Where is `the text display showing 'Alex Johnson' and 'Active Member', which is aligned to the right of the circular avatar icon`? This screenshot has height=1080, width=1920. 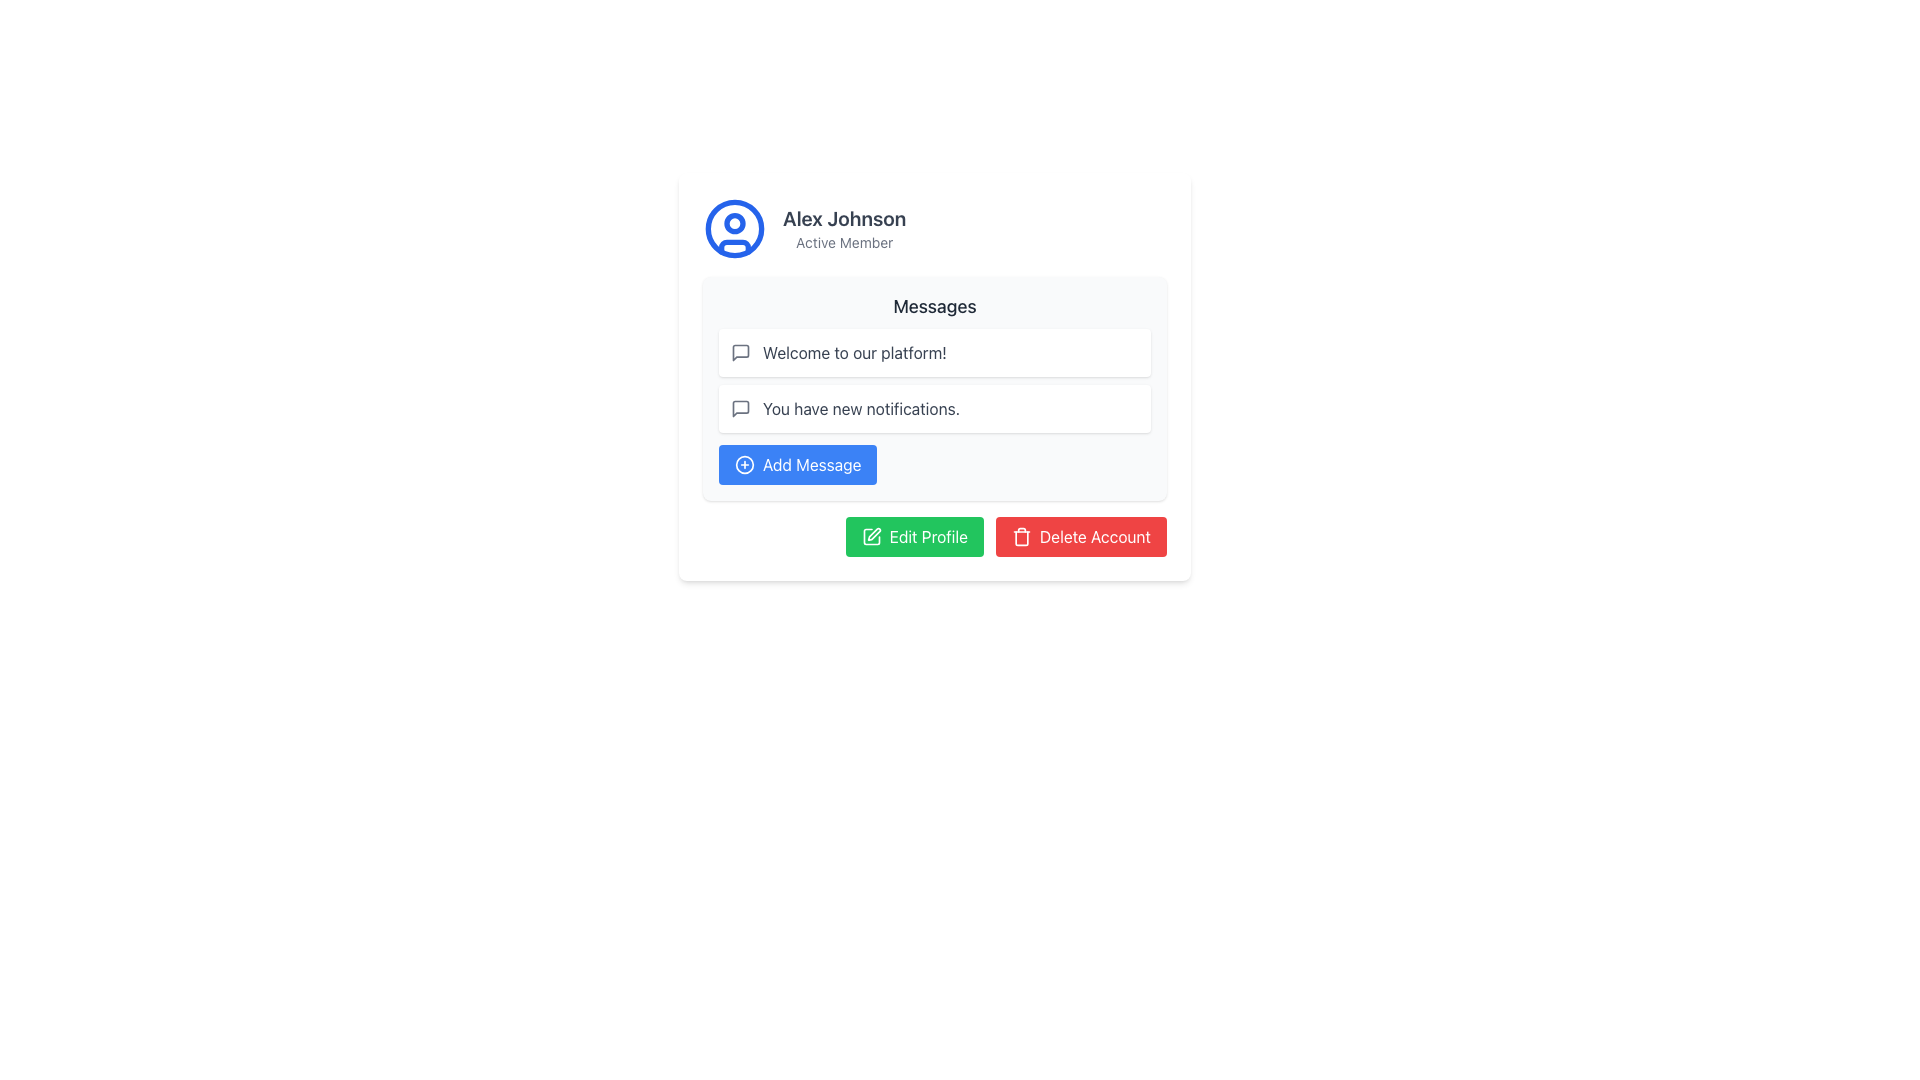
the text display showing 'Alex Johnson' and 'Active Member', which is aligned to the right of the circular avatar icon is located at coordinates (844, 227).